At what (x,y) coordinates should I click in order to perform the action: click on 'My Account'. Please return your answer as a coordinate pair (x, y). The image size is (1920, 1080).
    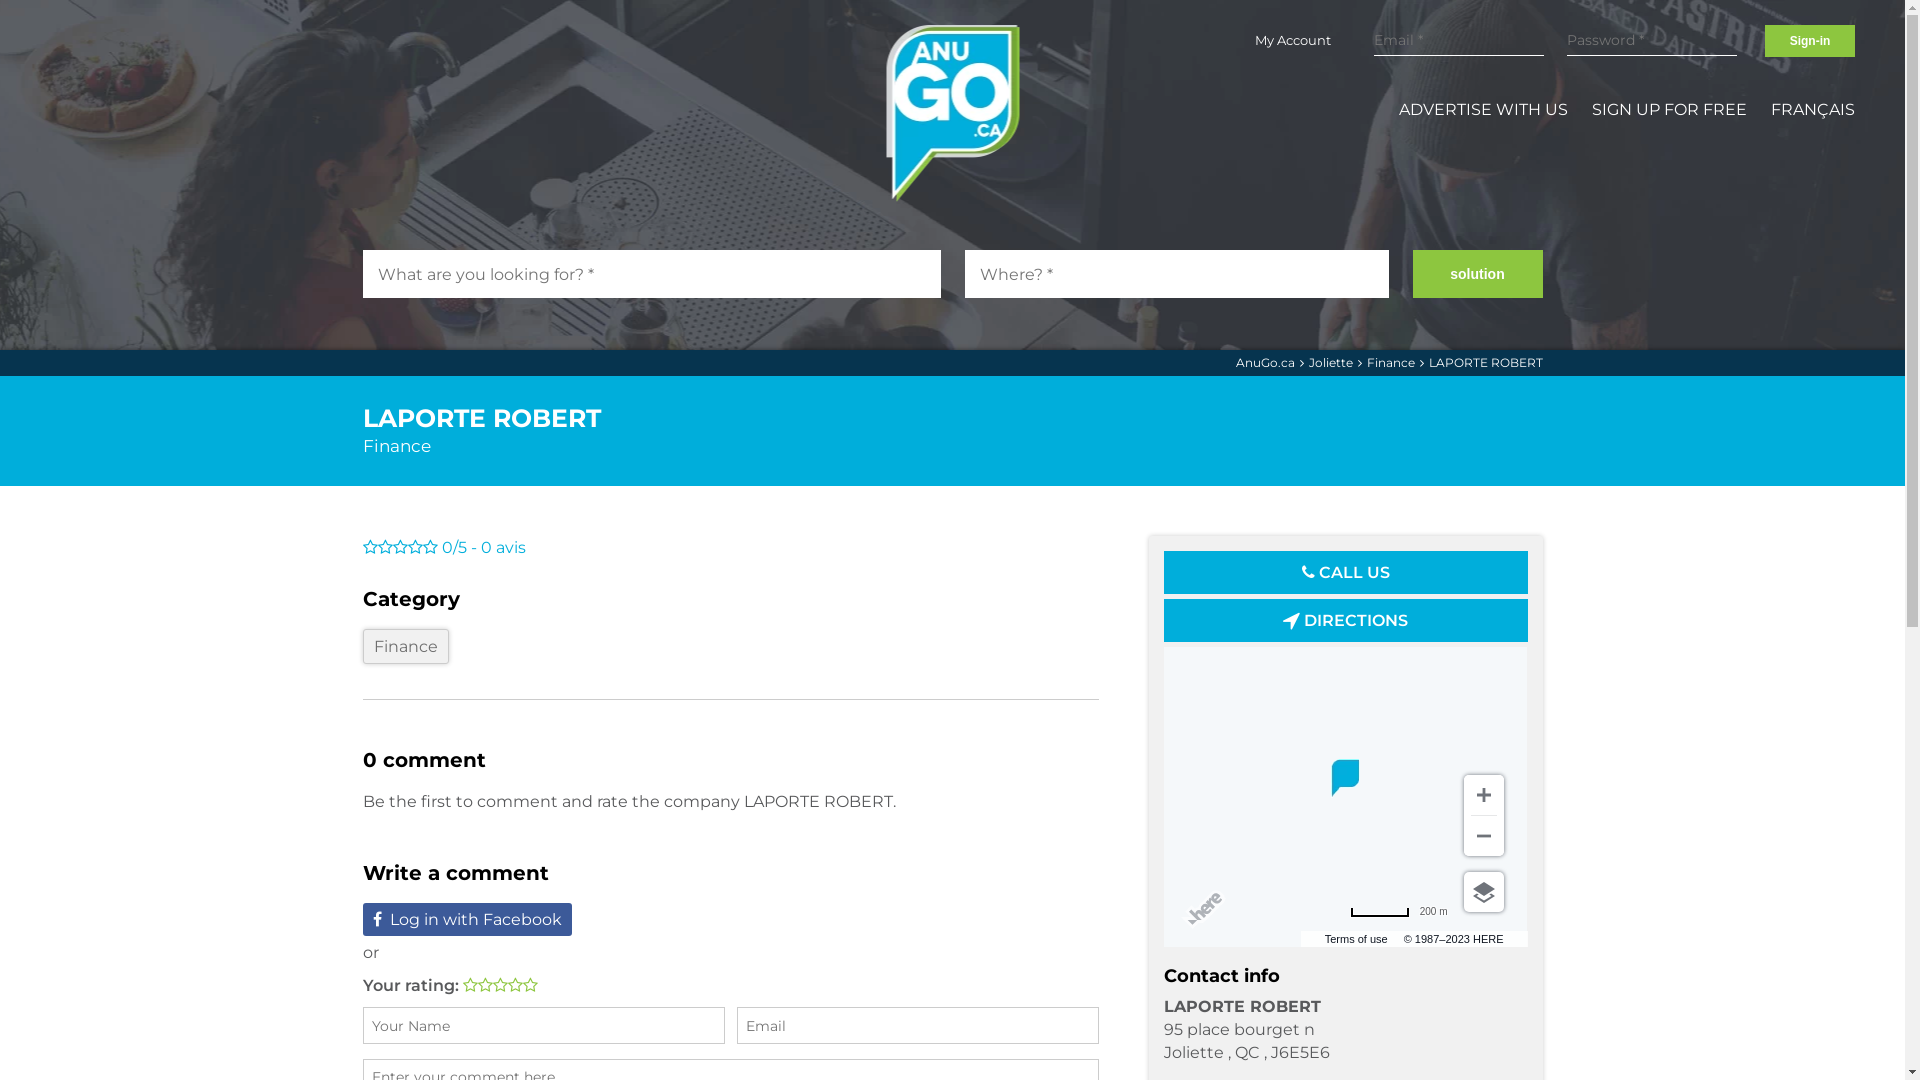
    Looking at the image, I should click on (1292, 39).